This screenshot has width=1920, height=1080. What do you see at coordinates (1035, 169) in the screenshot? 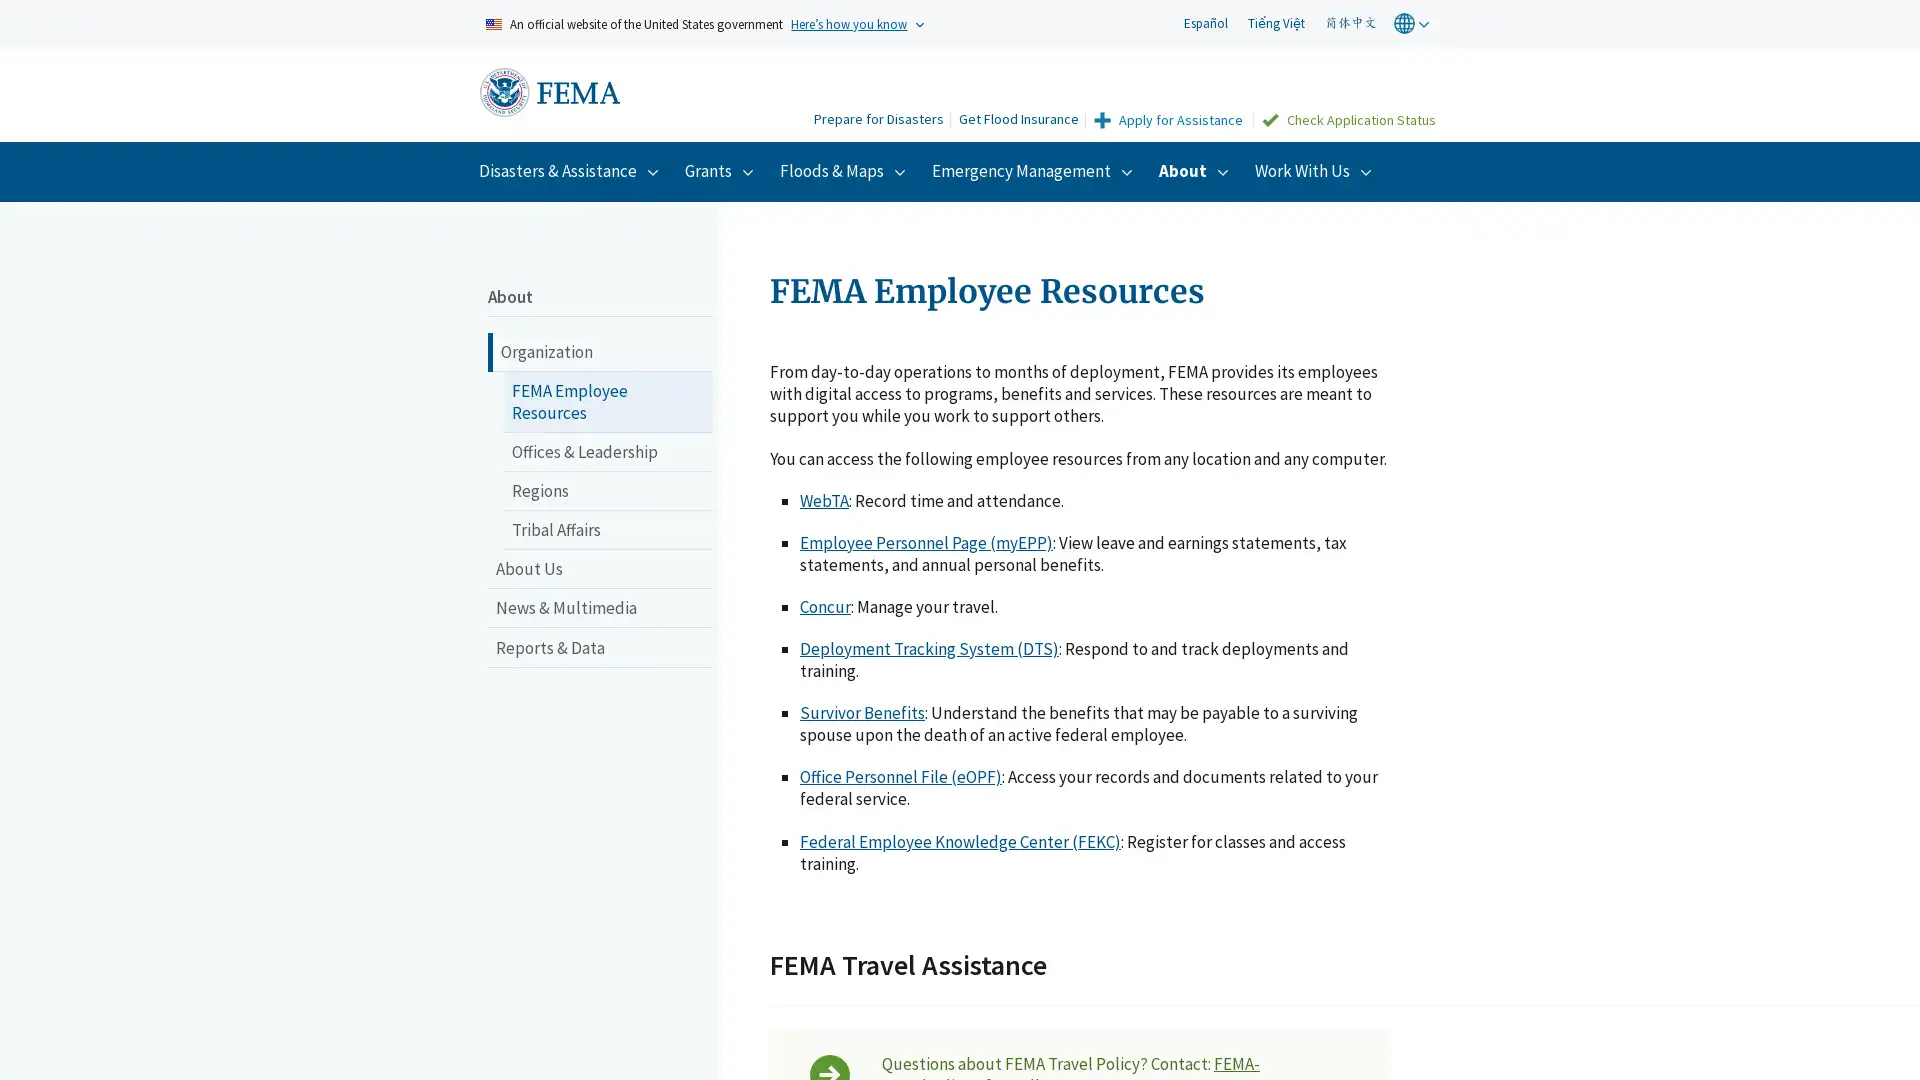
I see `Emergency Management` at bounding box center [1035, 169].